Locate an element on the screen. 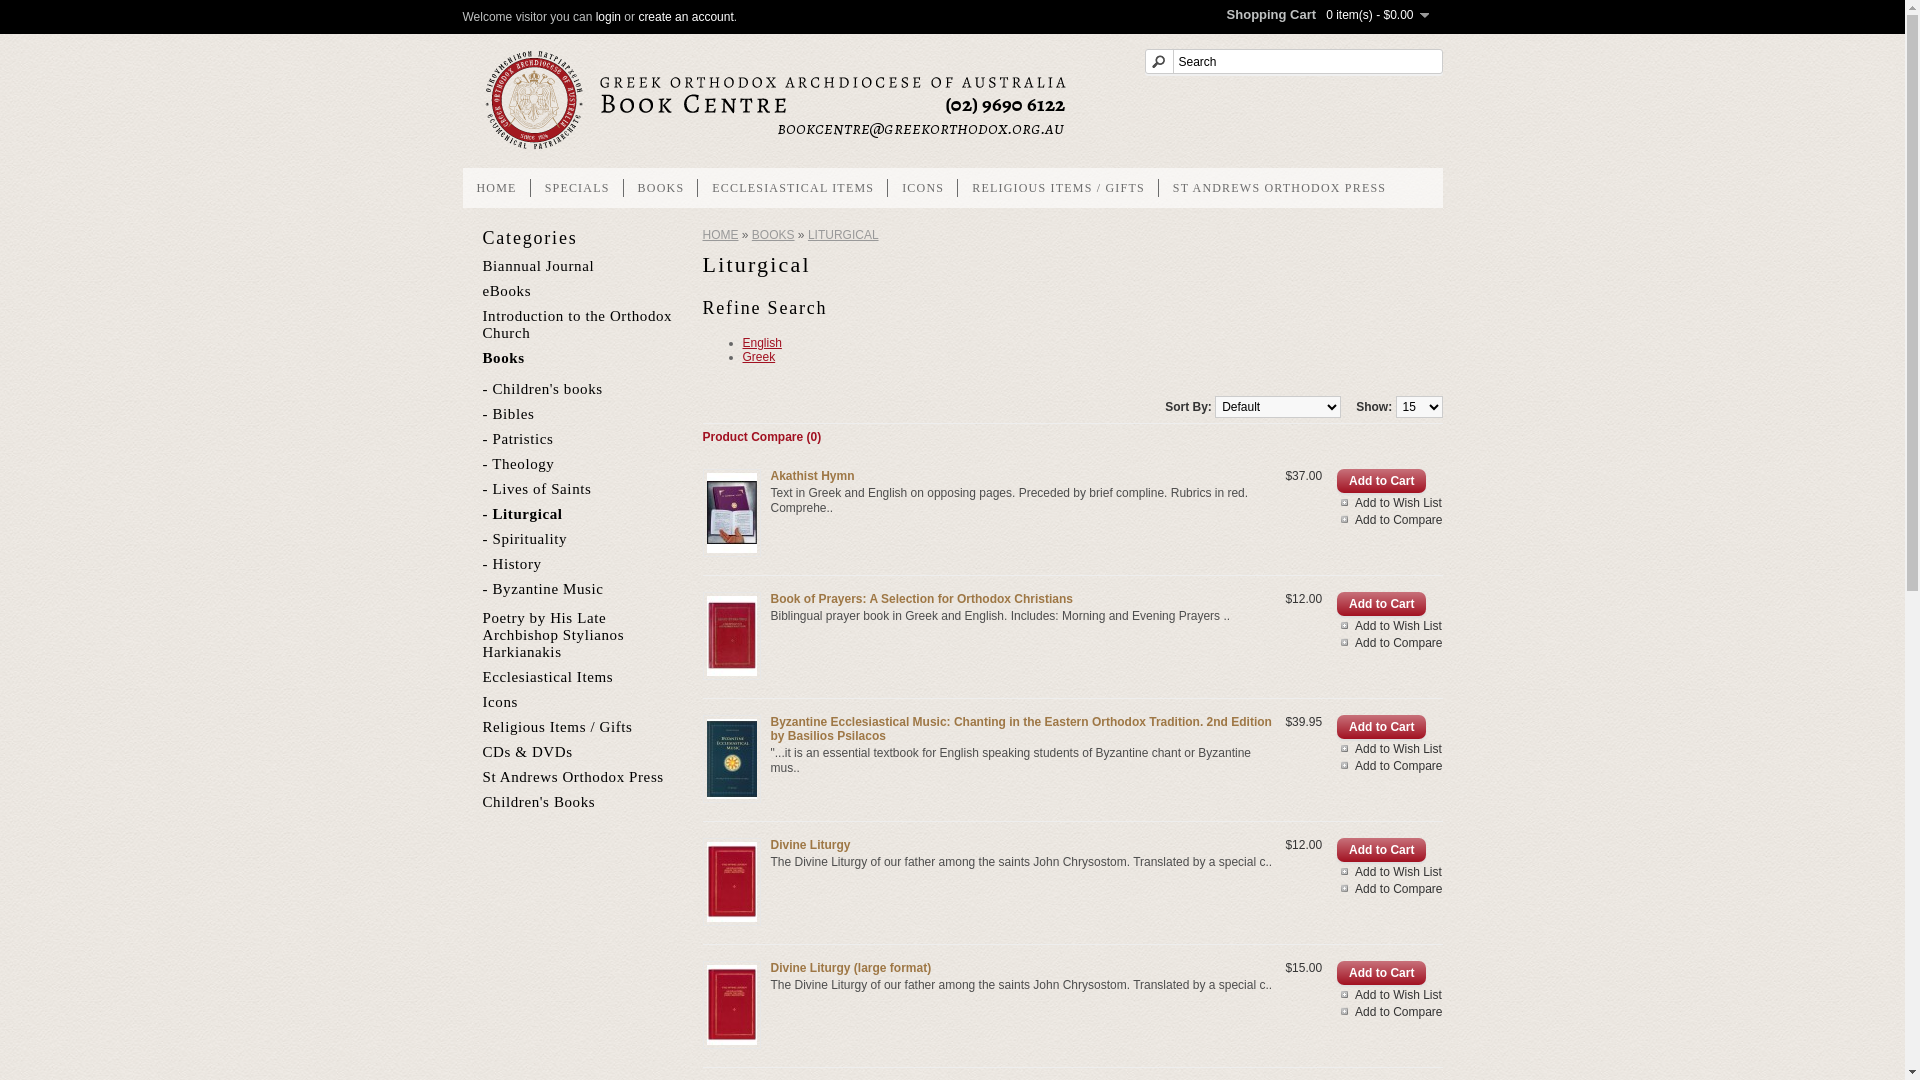 This screenshot has width=1920, height=1080. 'Search' is located at coordinates (1292, 60).